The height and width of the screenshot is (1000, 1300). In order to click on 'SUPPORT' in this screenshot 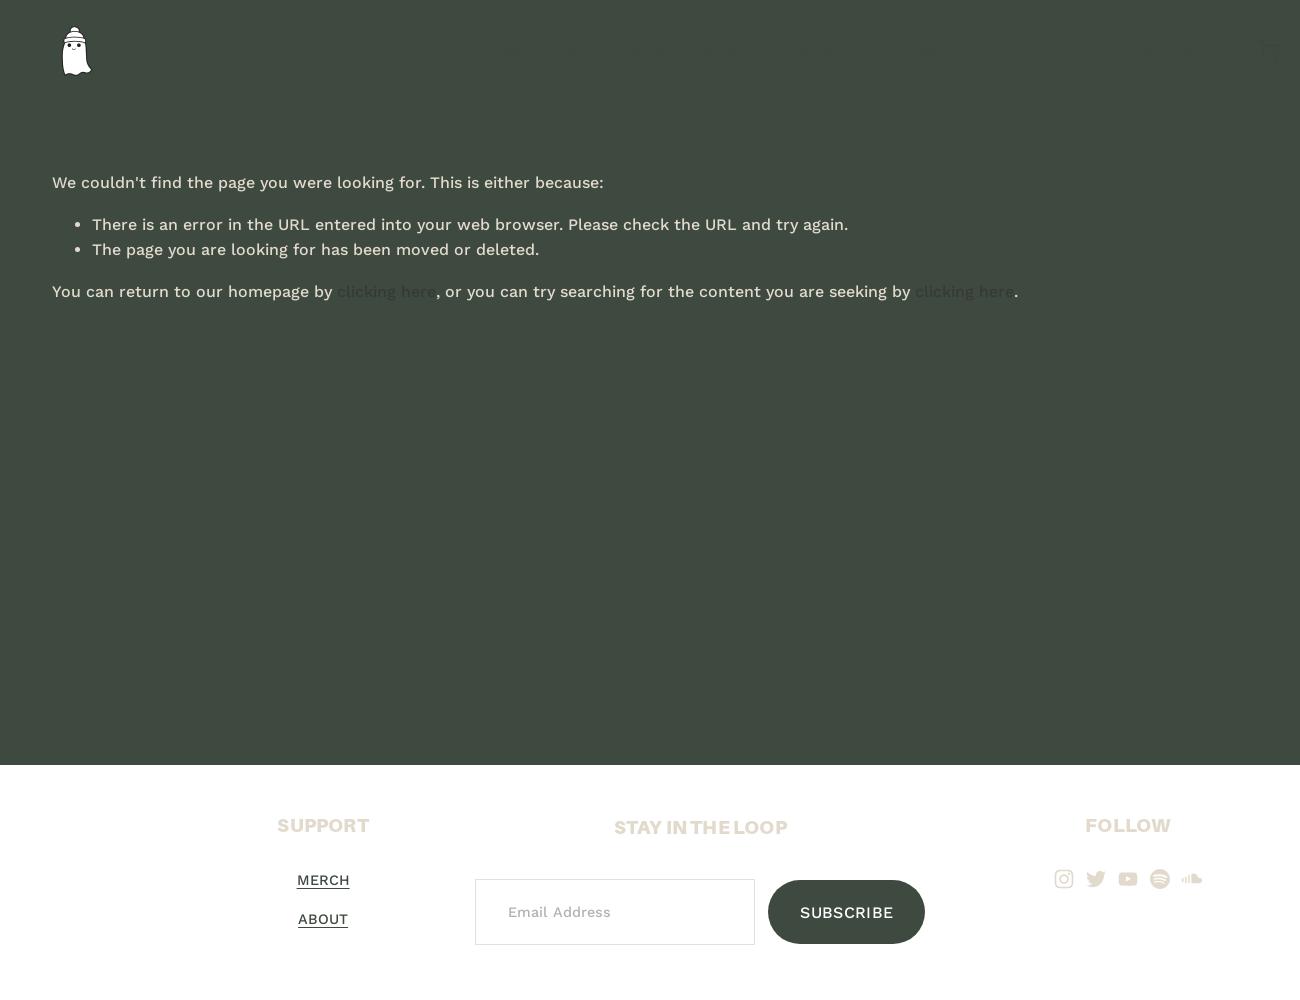, I will do `click(322, 824)`.